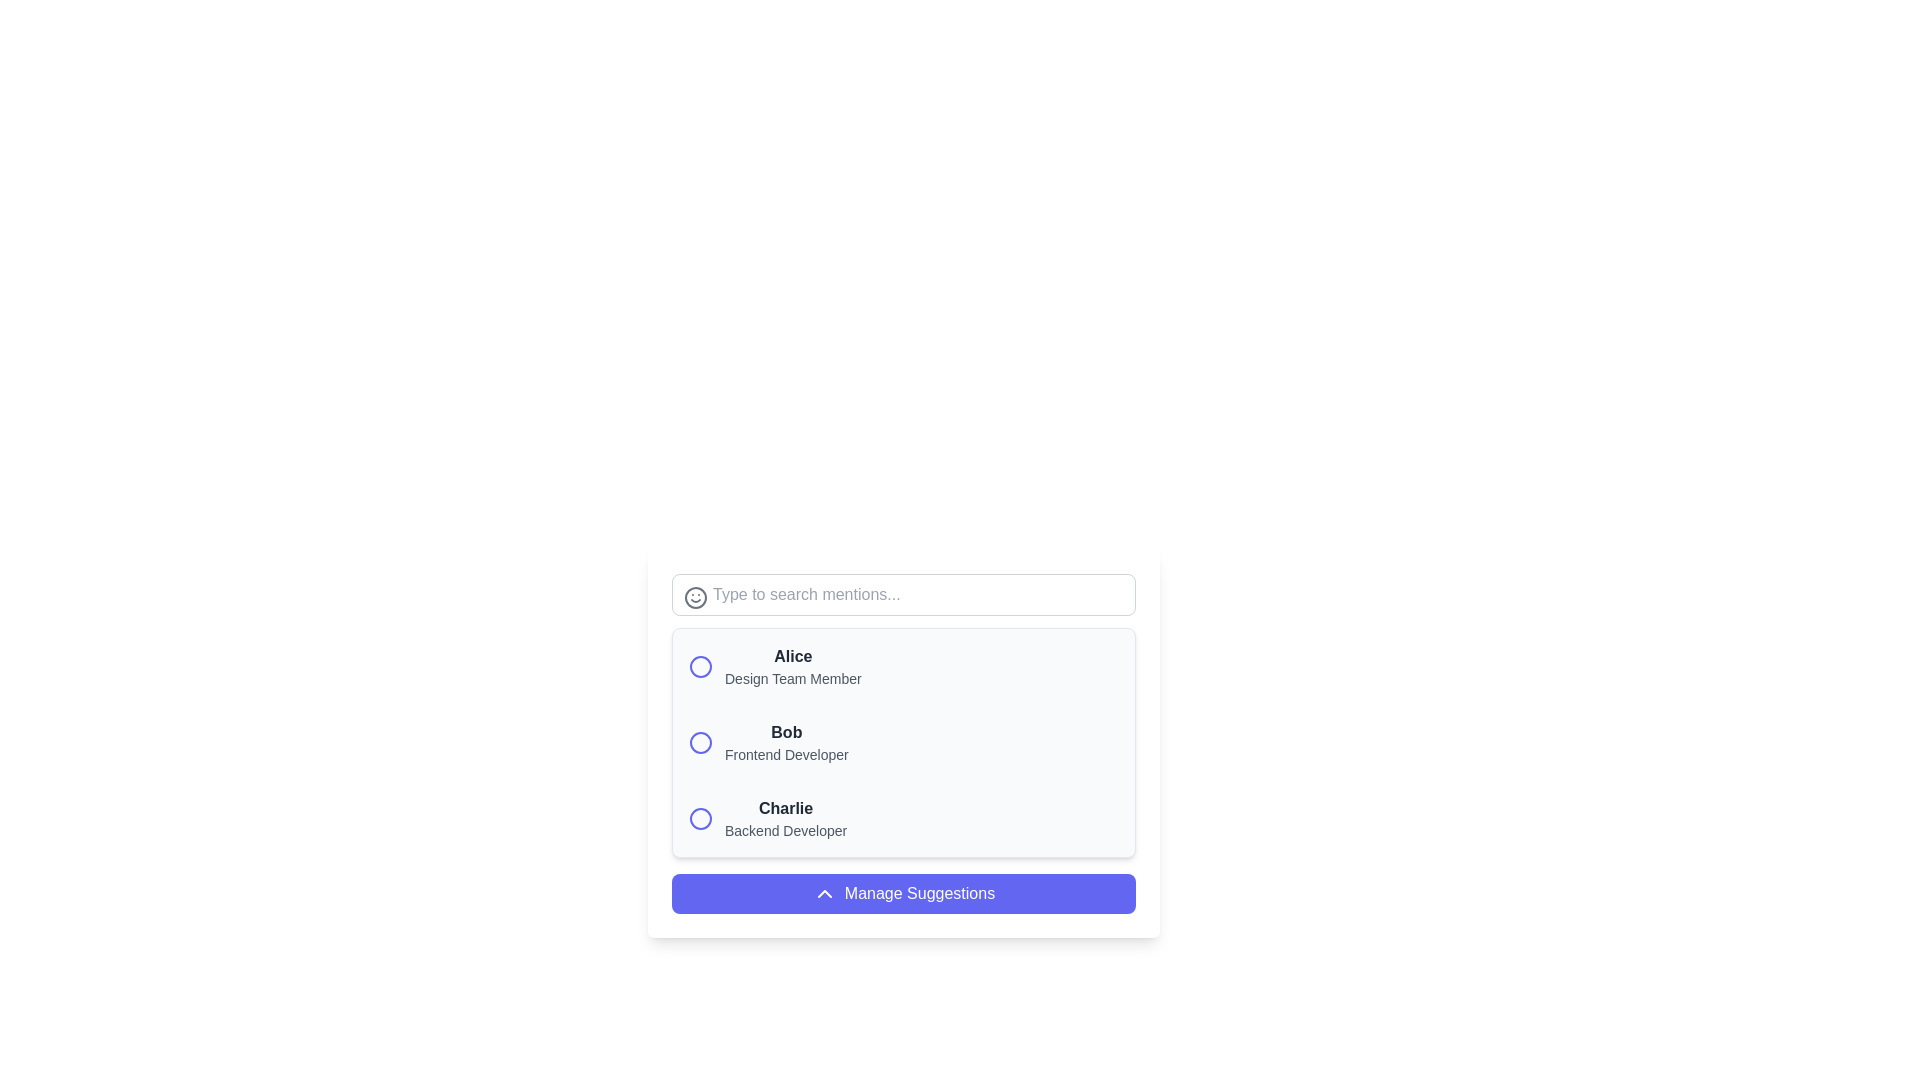  Describe the element at coordinates (902, 743) in the screenshot. I see `the second entry in the dropdown panel, which displays 'Bob (Frontend Developer)' and is styled with rounded borders and a light gray background` at that location.